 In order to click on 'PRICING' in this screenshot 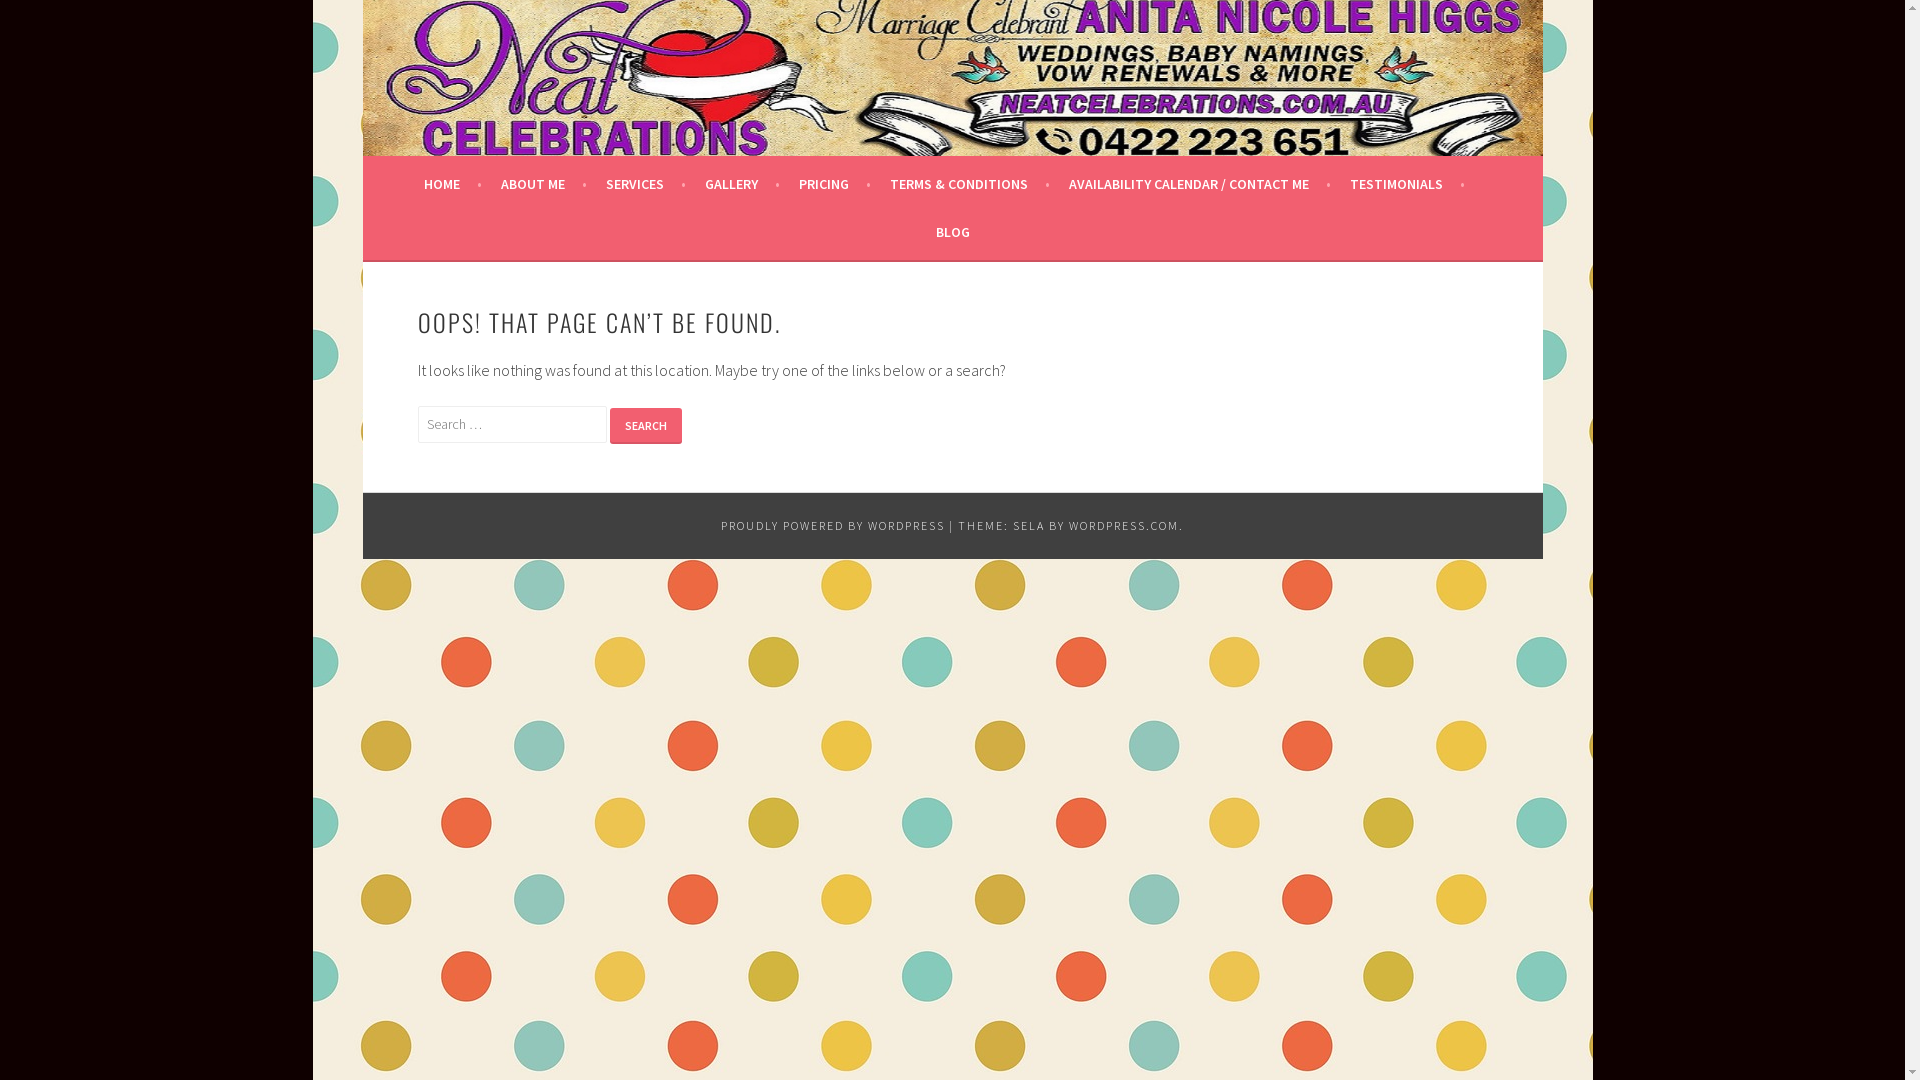, I will do `click(797, 184)`.